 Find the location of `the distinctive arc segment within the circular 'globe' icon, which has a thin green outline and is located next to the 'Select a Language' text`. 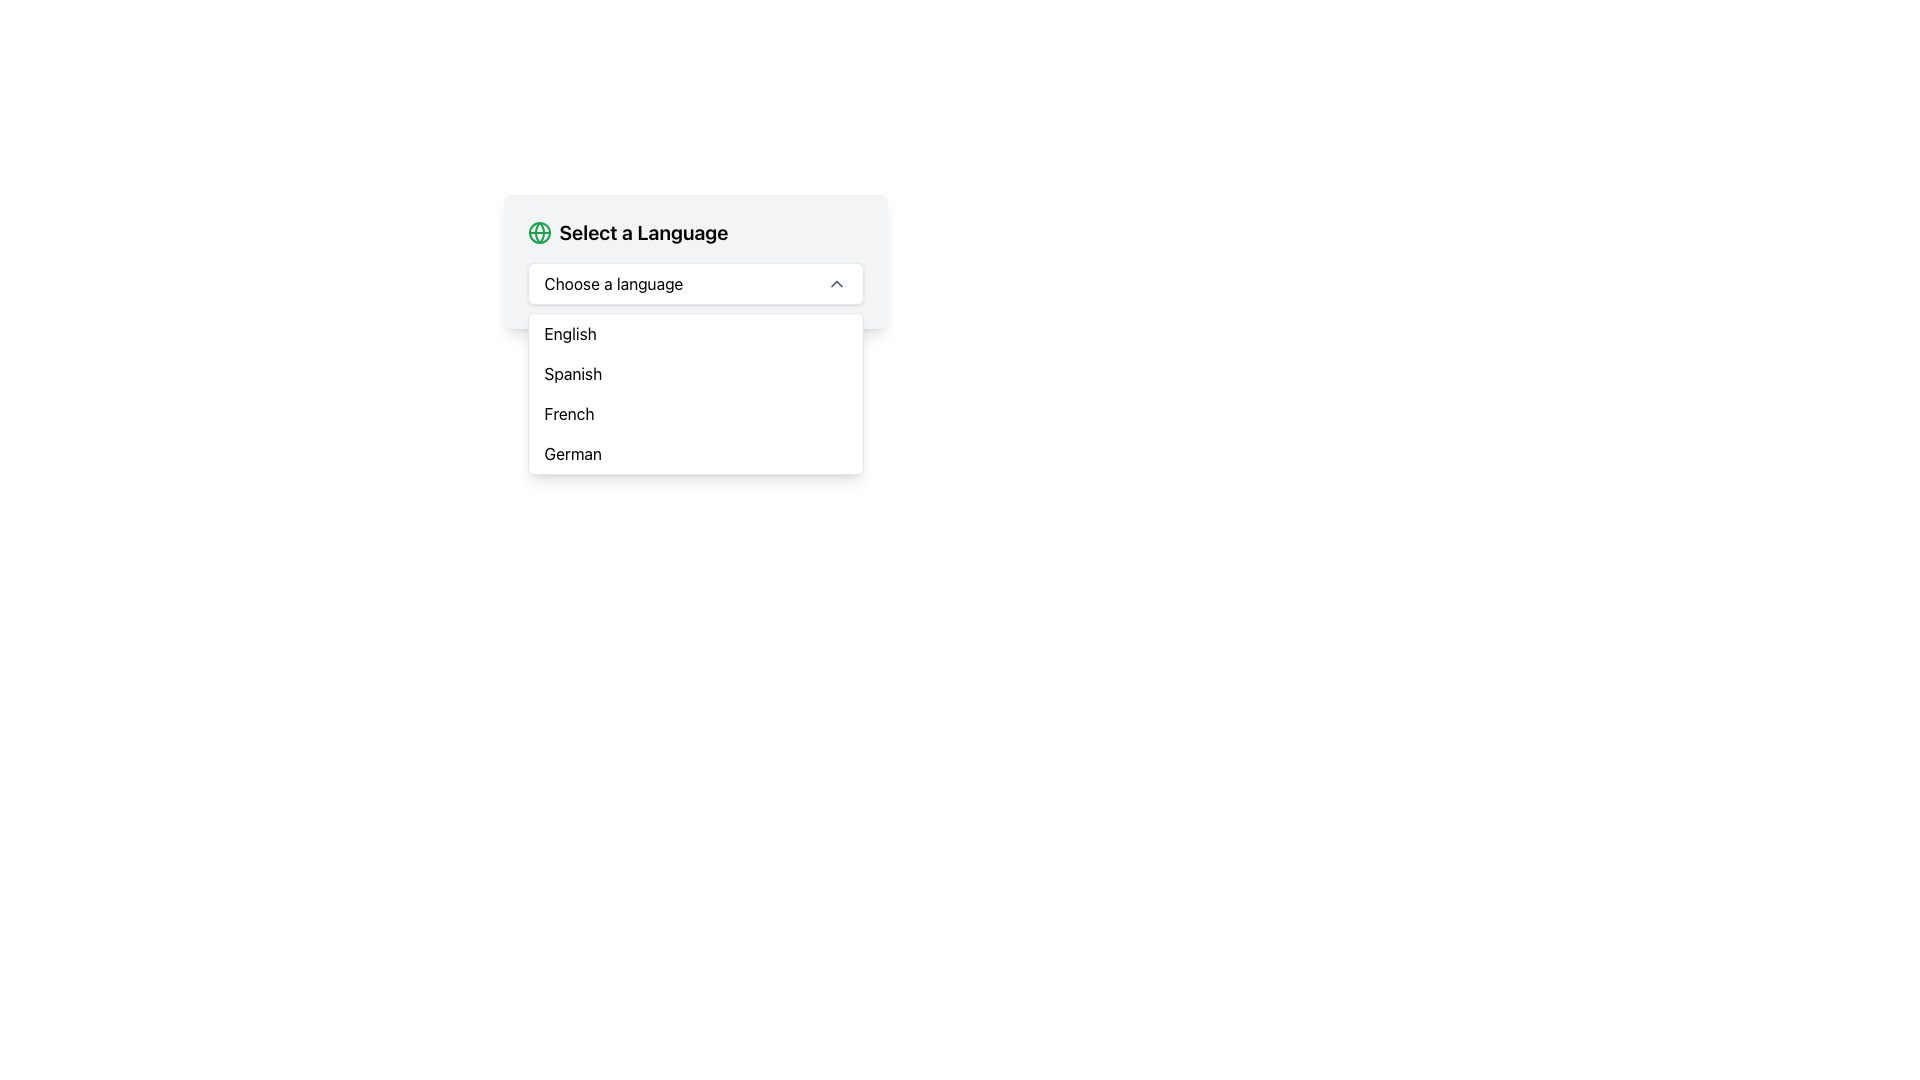

the distinctive arc segment within the circular 'globe' icon, which has a thin green outline and is located next to the 'Select a Language' text is located at coordinates (539, 231).